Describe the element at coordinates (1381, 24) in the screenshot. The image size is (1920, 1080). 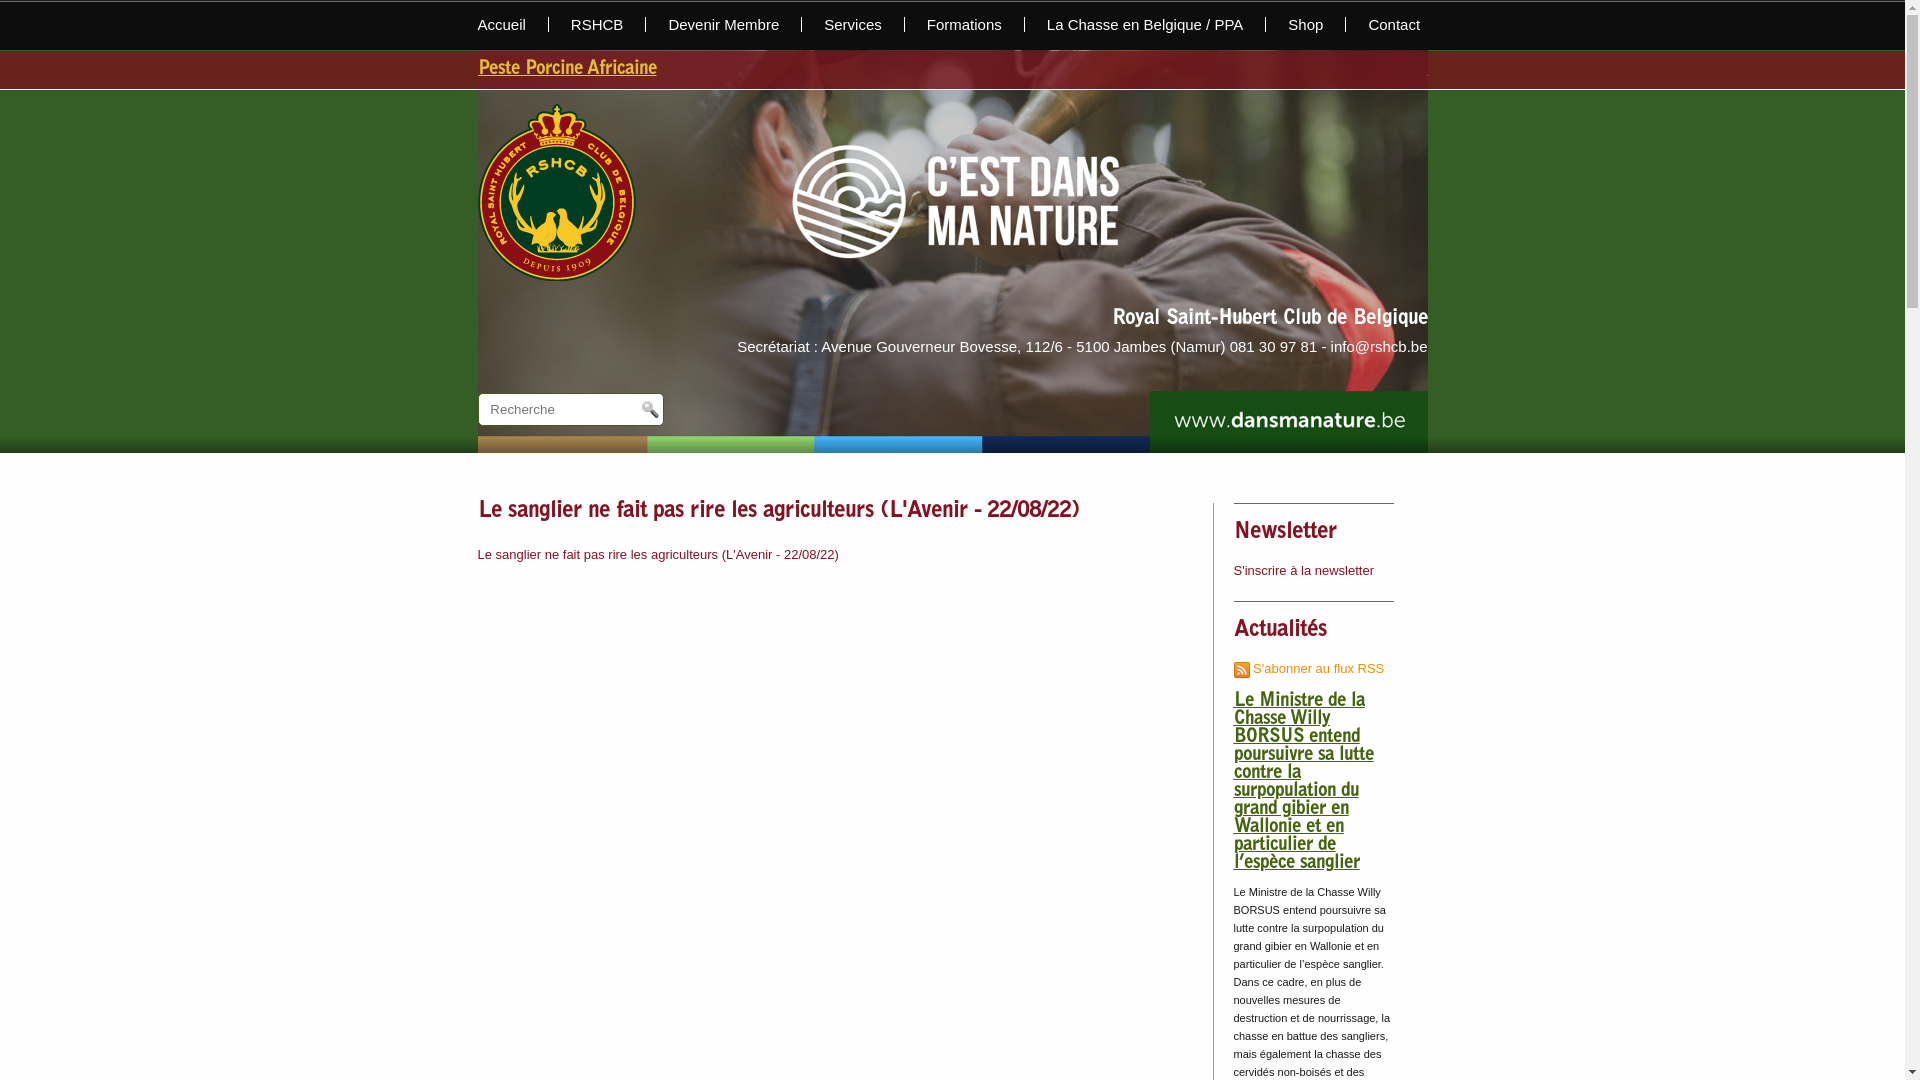
I see `'Contact'` at that location.